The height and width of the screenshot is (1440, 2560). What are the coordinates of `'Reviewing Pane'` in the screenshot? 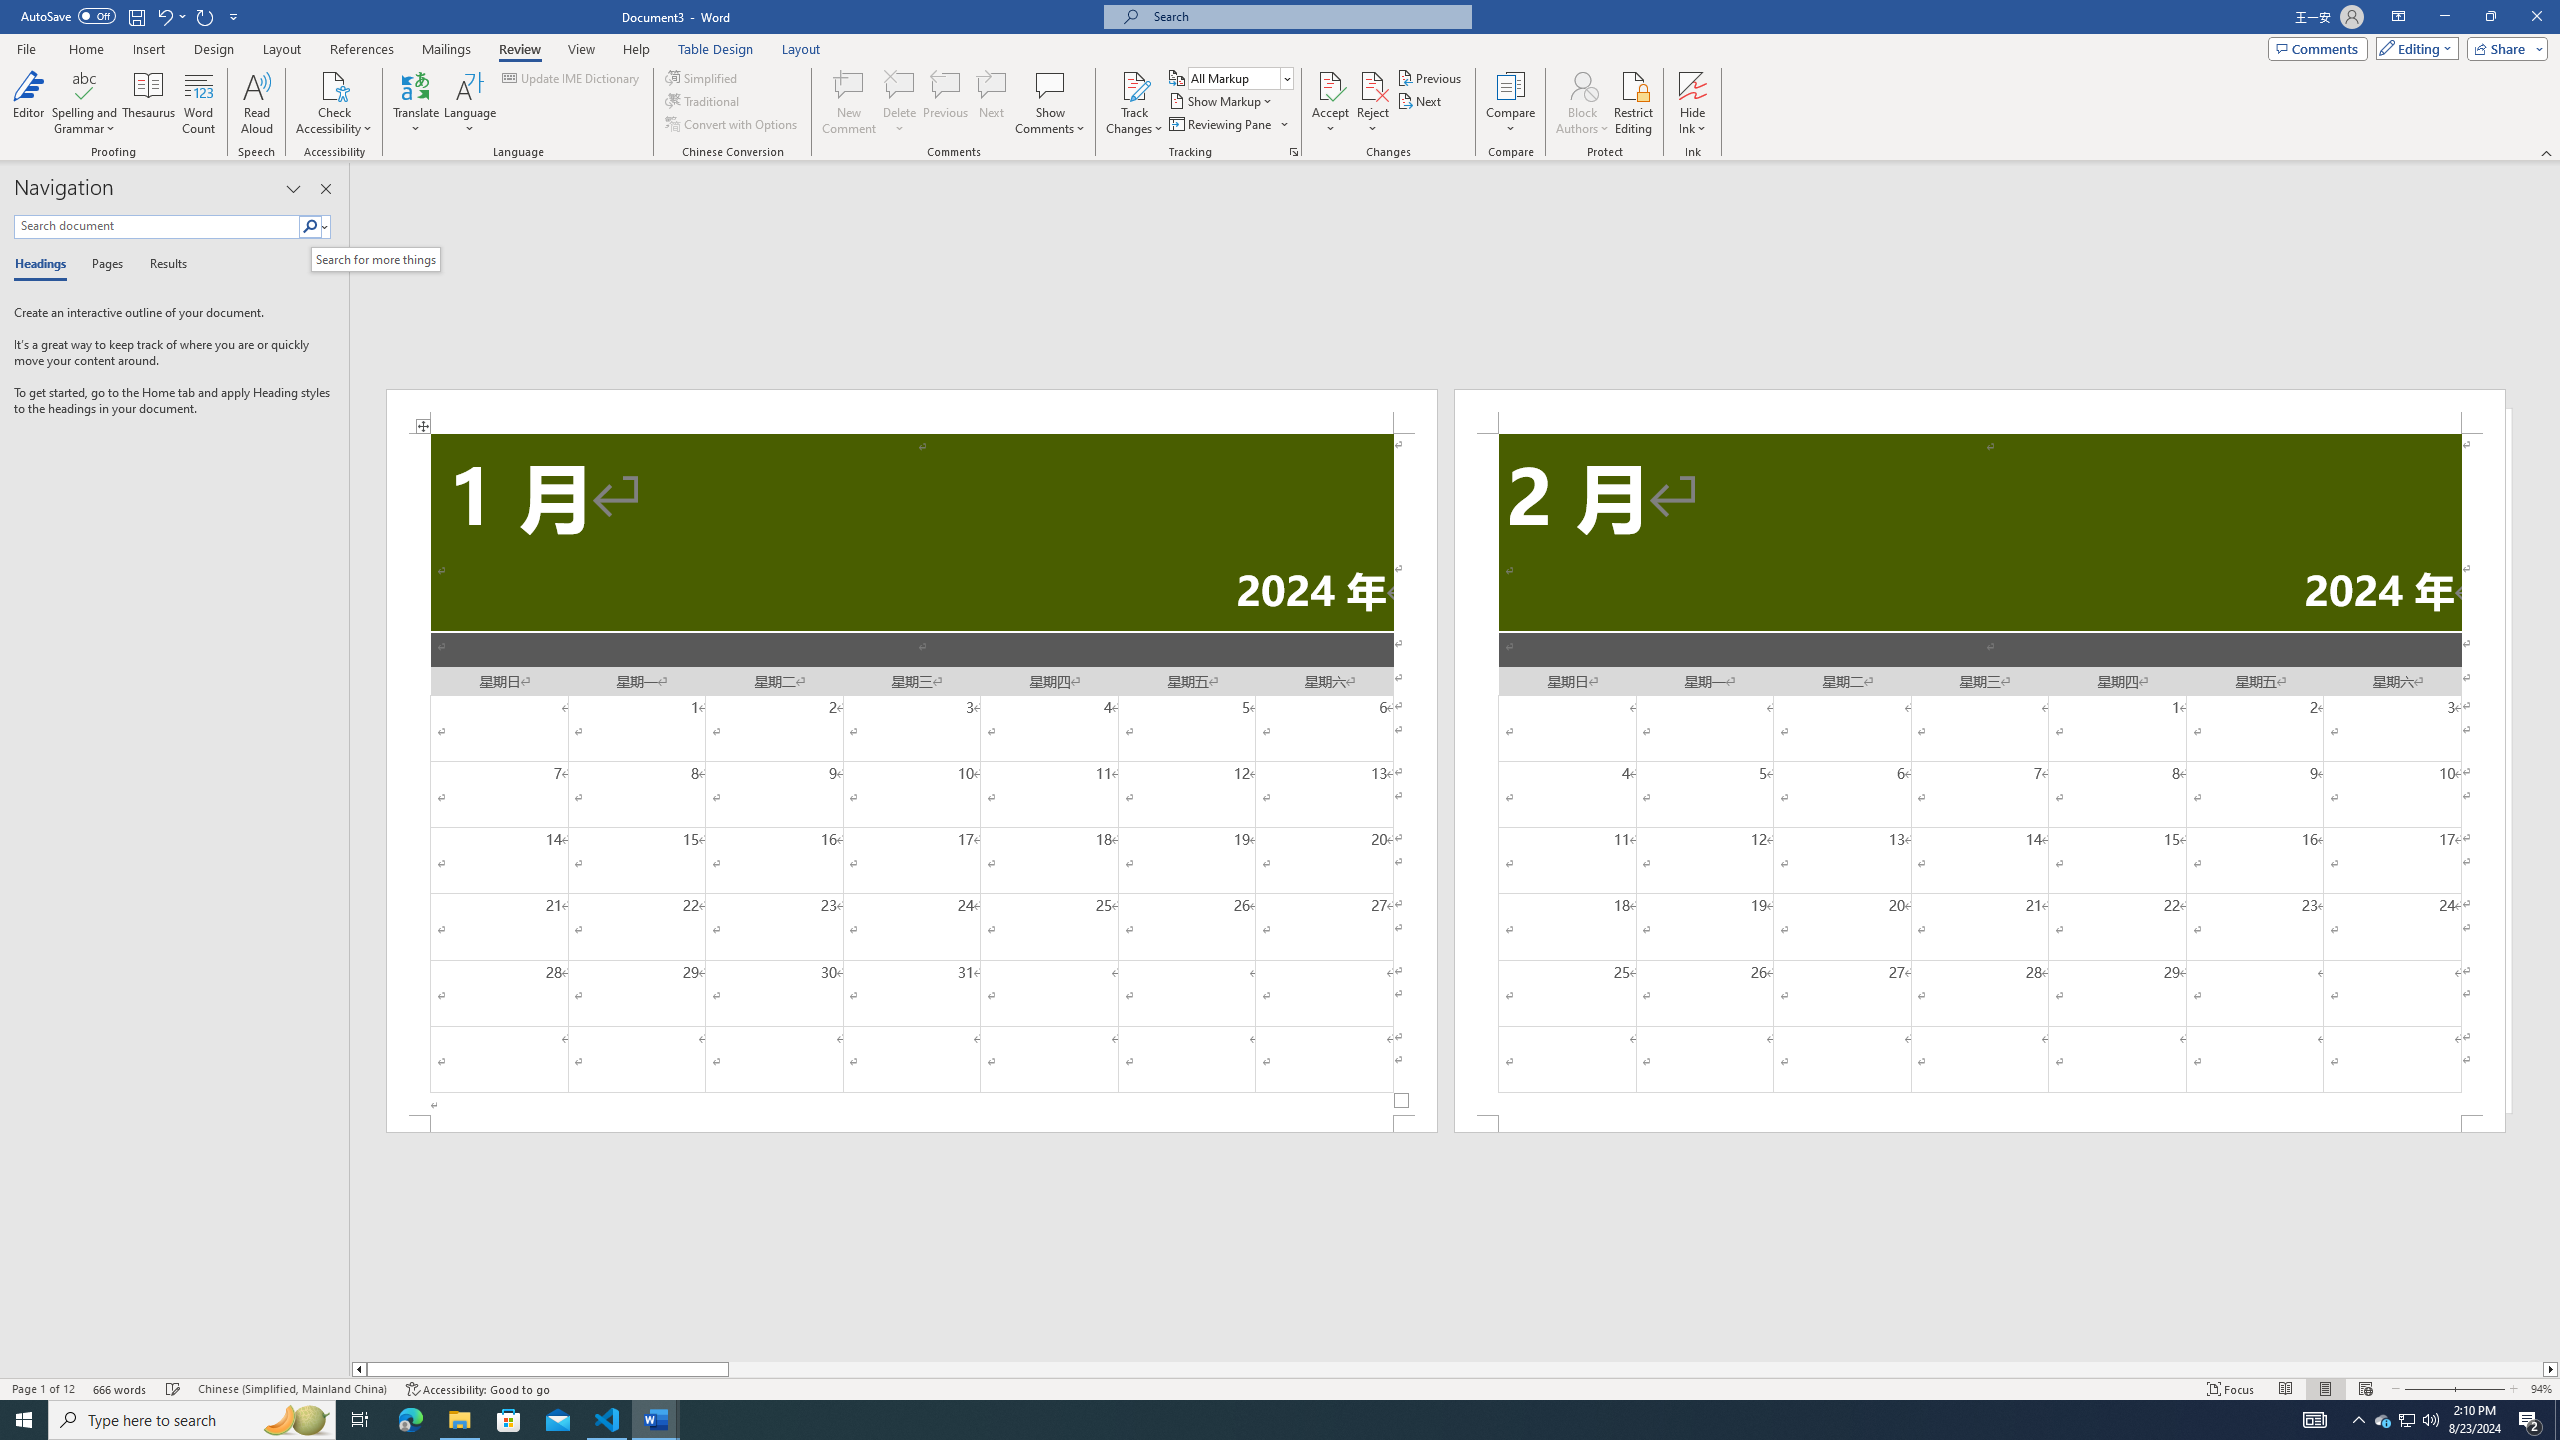 It's located at (1227, 122).